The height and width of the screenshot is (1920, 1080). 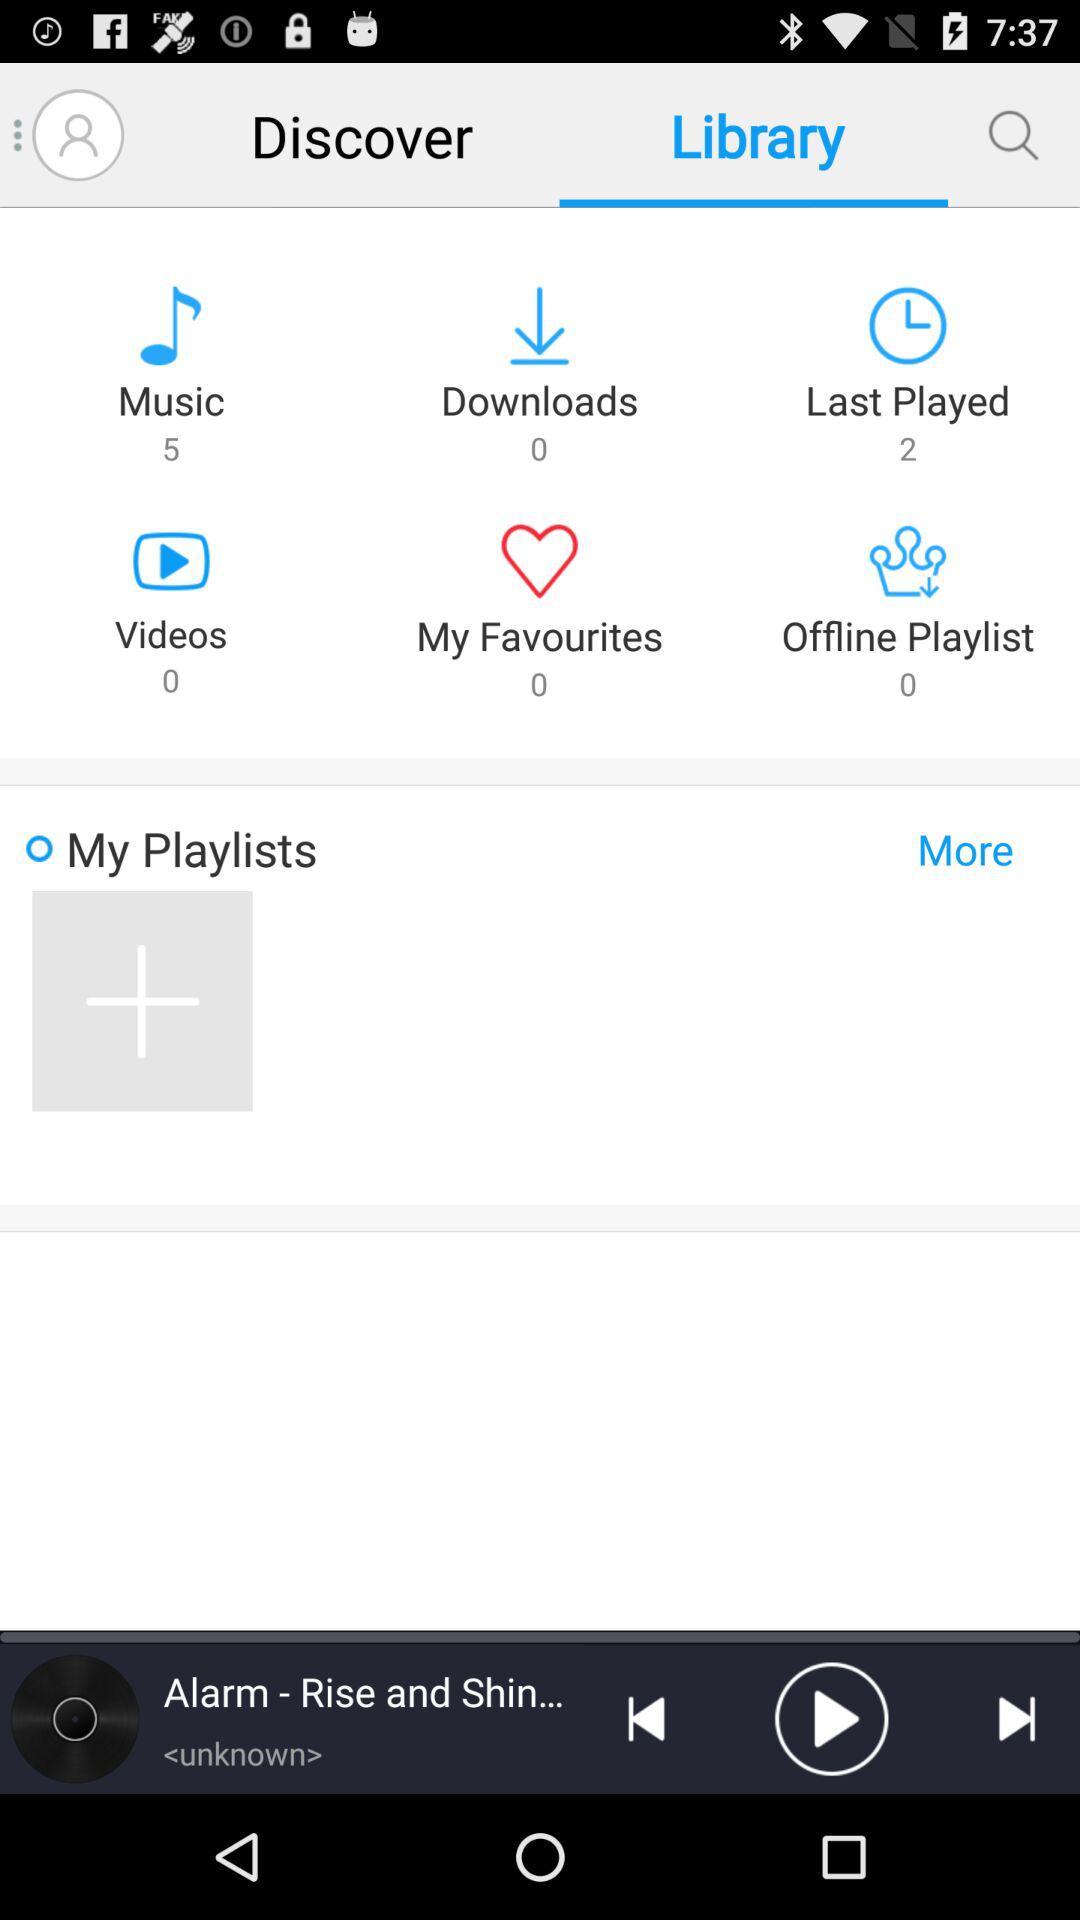 What do you see at coordinates (1017, 1717) in the screenshot?
I see `next song` at bounding box center [1017, 1717].